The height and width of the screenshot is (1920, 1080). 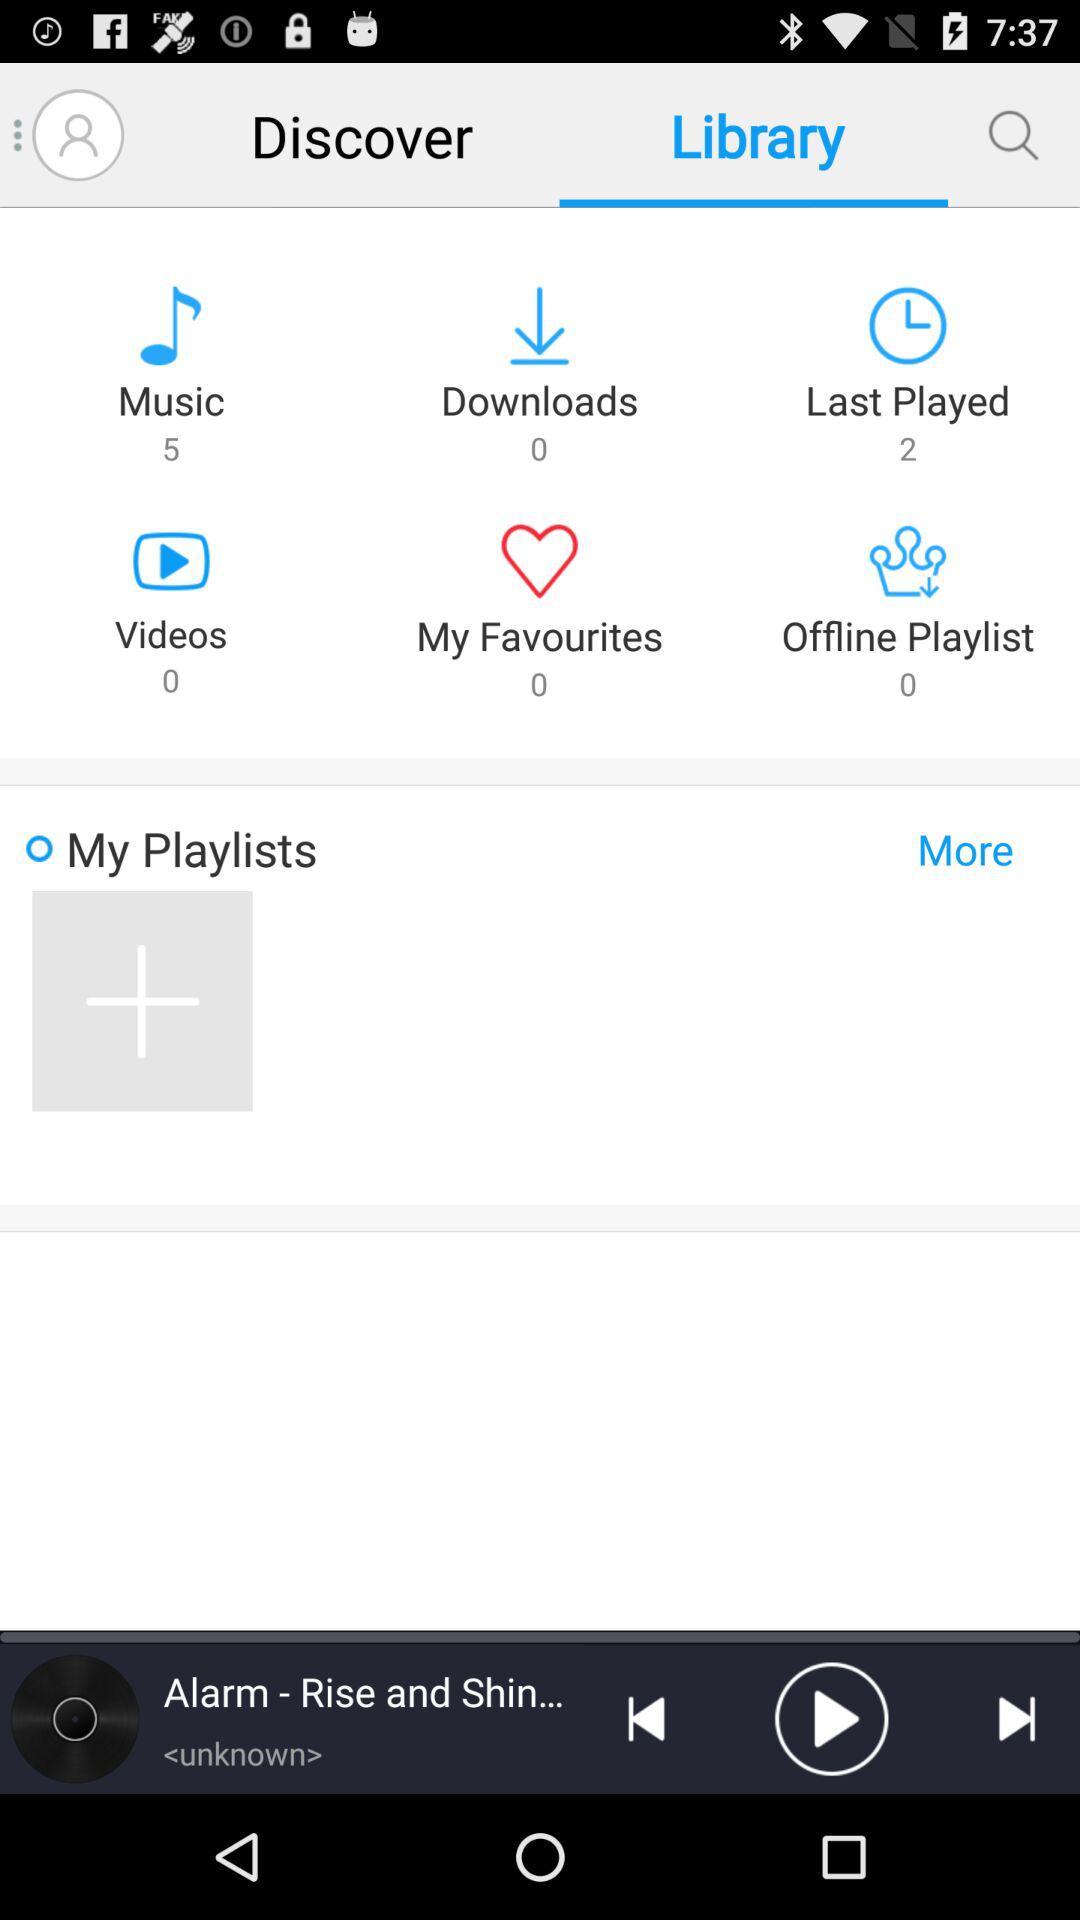 What do you see at coordinates (1017, 1717) in the screenshot?
I see `next song` at bounding box center [1017, 1717].